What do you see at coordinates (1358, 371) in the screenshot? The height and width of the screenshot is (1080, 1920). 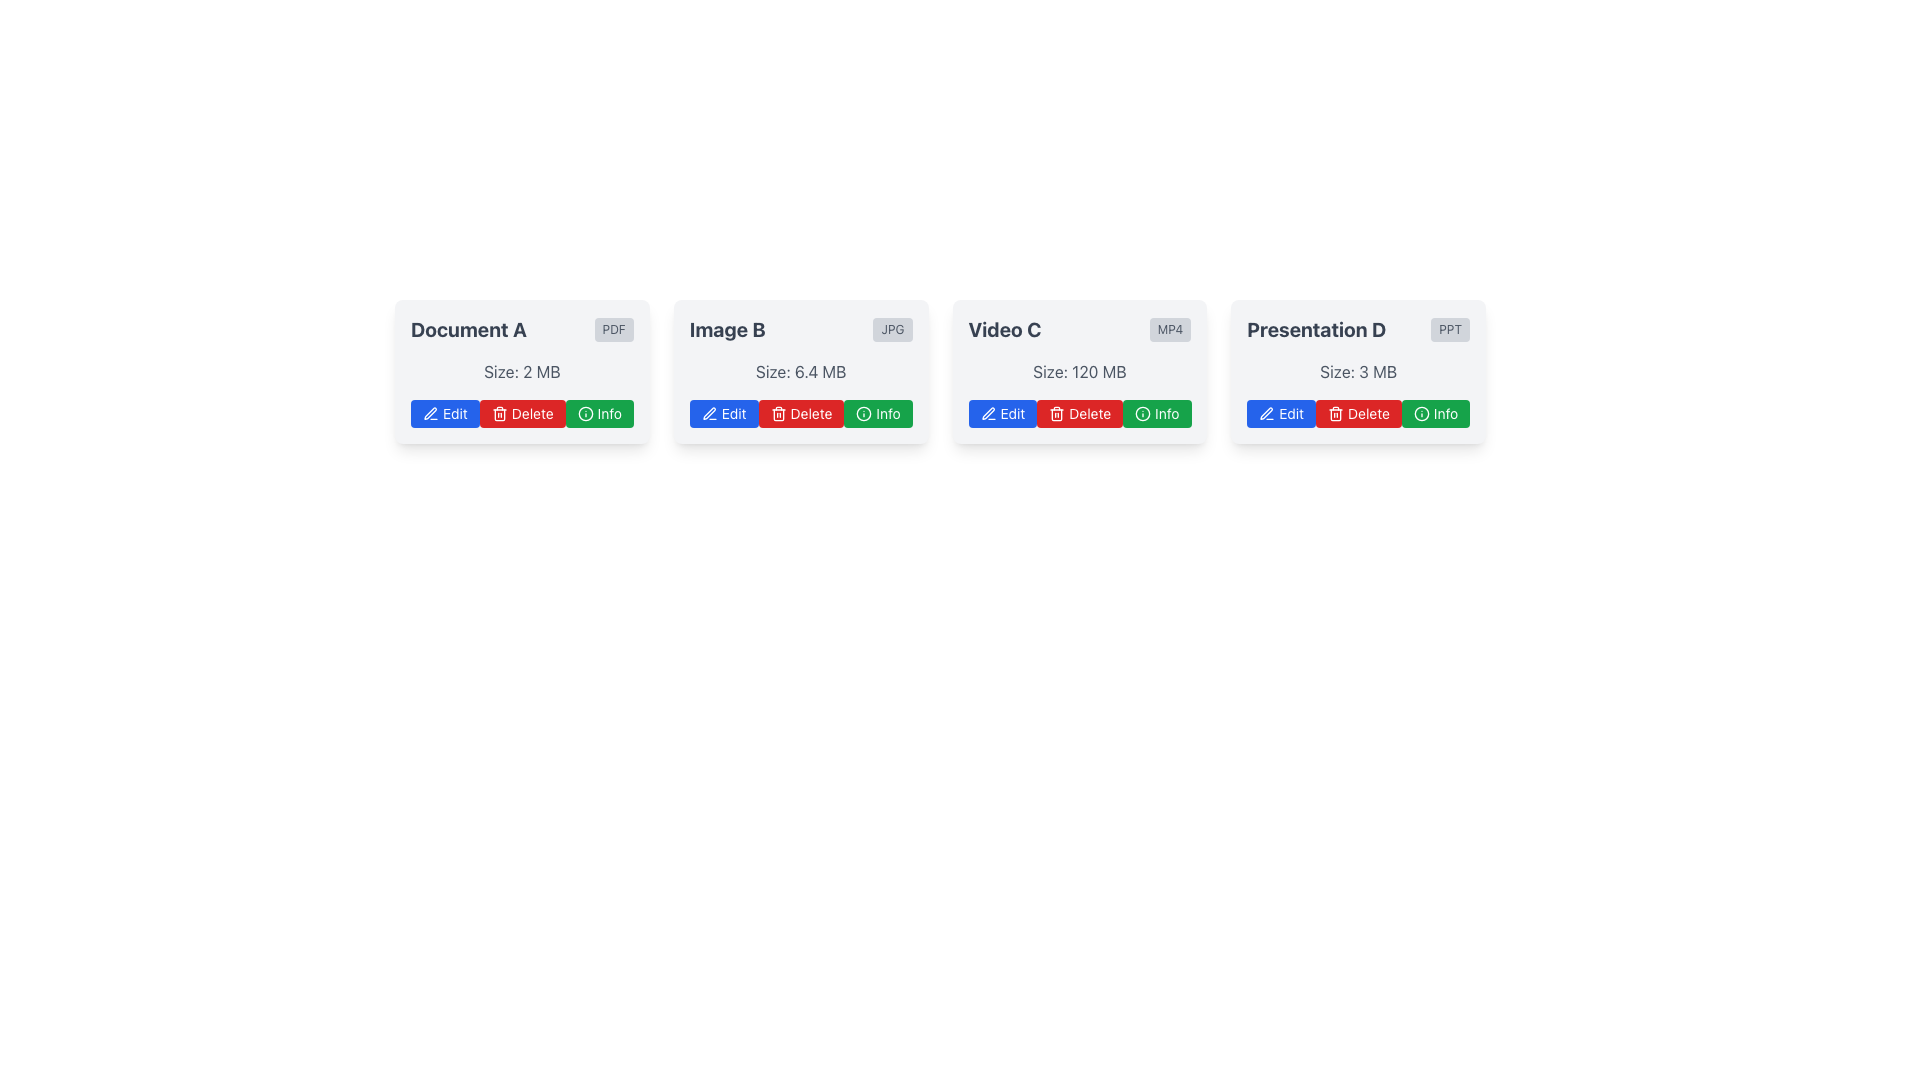 I see `the text label displaying 'Size: 3 MB' located in the fourth card labeled 'Presentation D', positioned below the title area and above the action buttons` at bounding box center [1358, 371].